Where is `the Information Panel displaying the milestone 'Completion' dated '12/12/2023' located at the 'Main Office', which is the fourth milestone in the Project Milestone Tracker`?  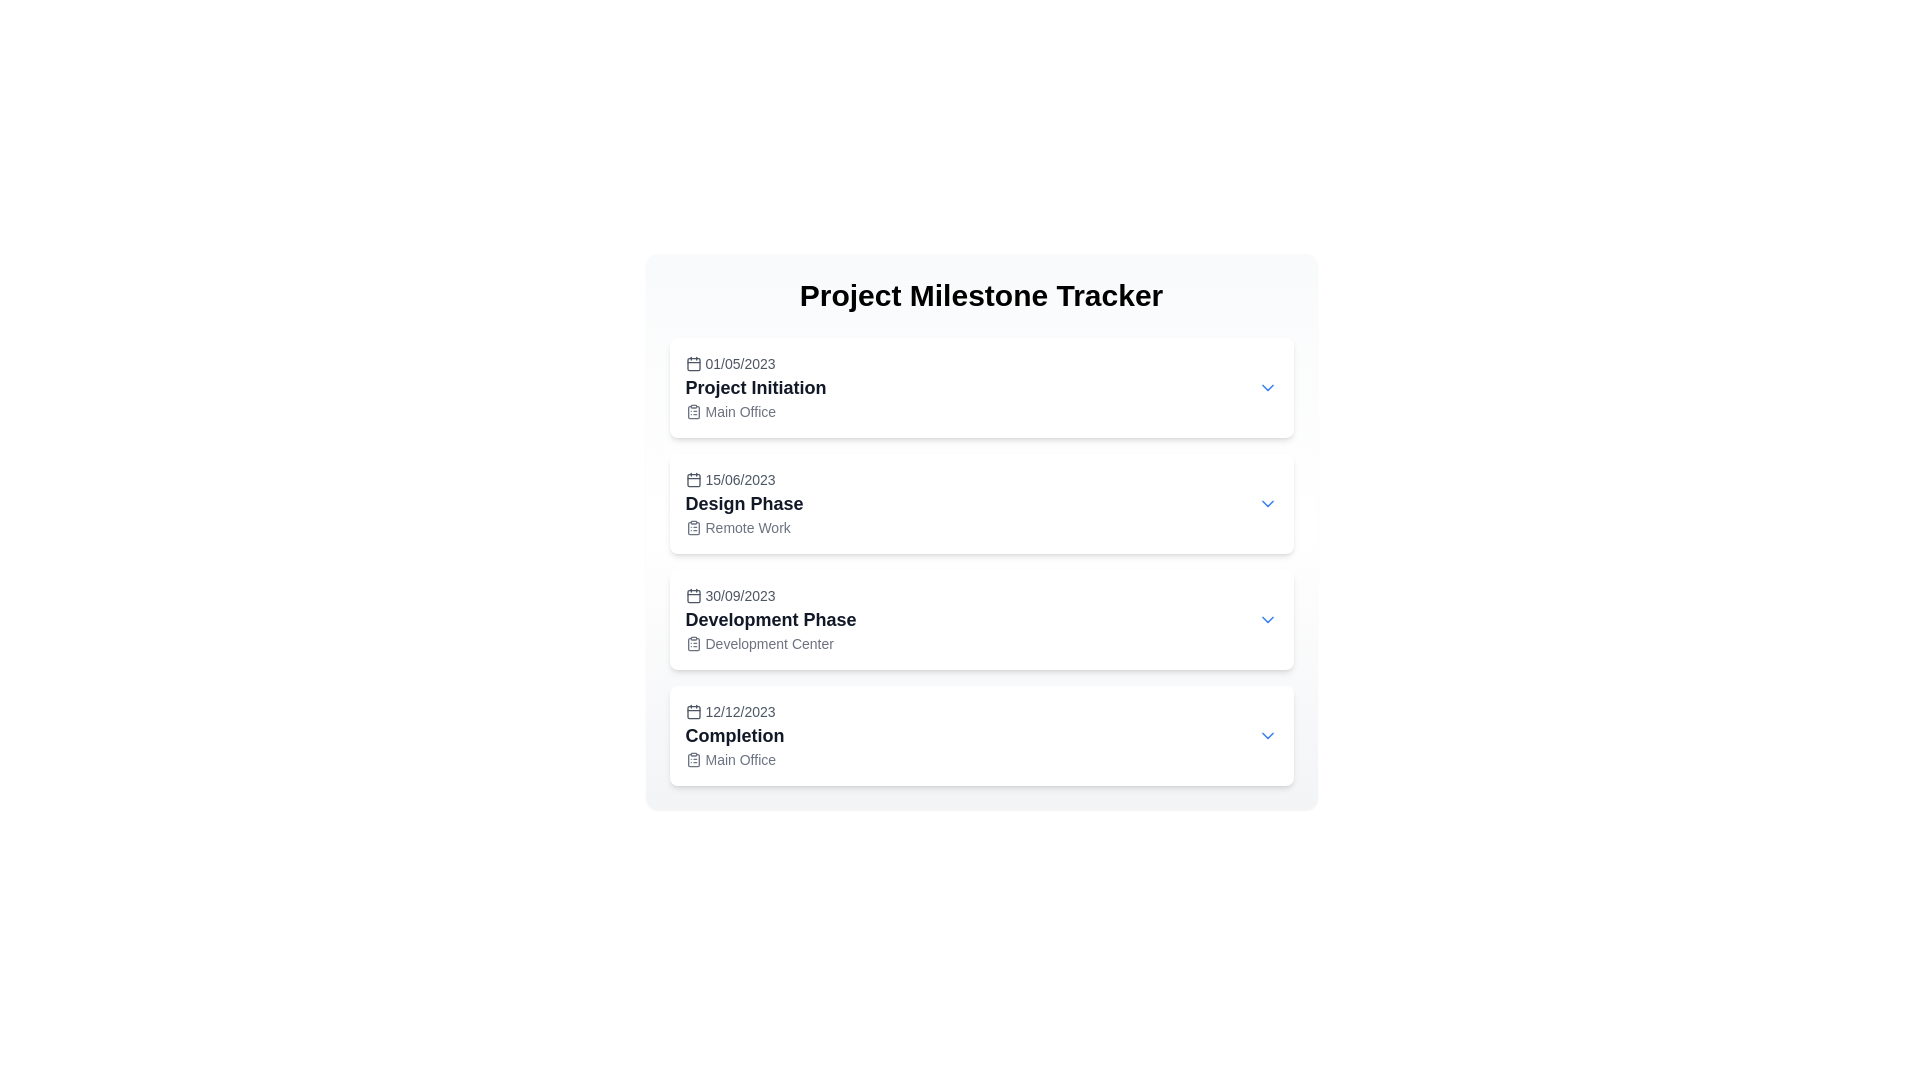
the Information Panel displaying the milestone 'Completion' dated '12/12/2023' located at the 'Main Office', which is the fourth milestone in the Project Milestone Tracker is located at coordinates (981, 736).